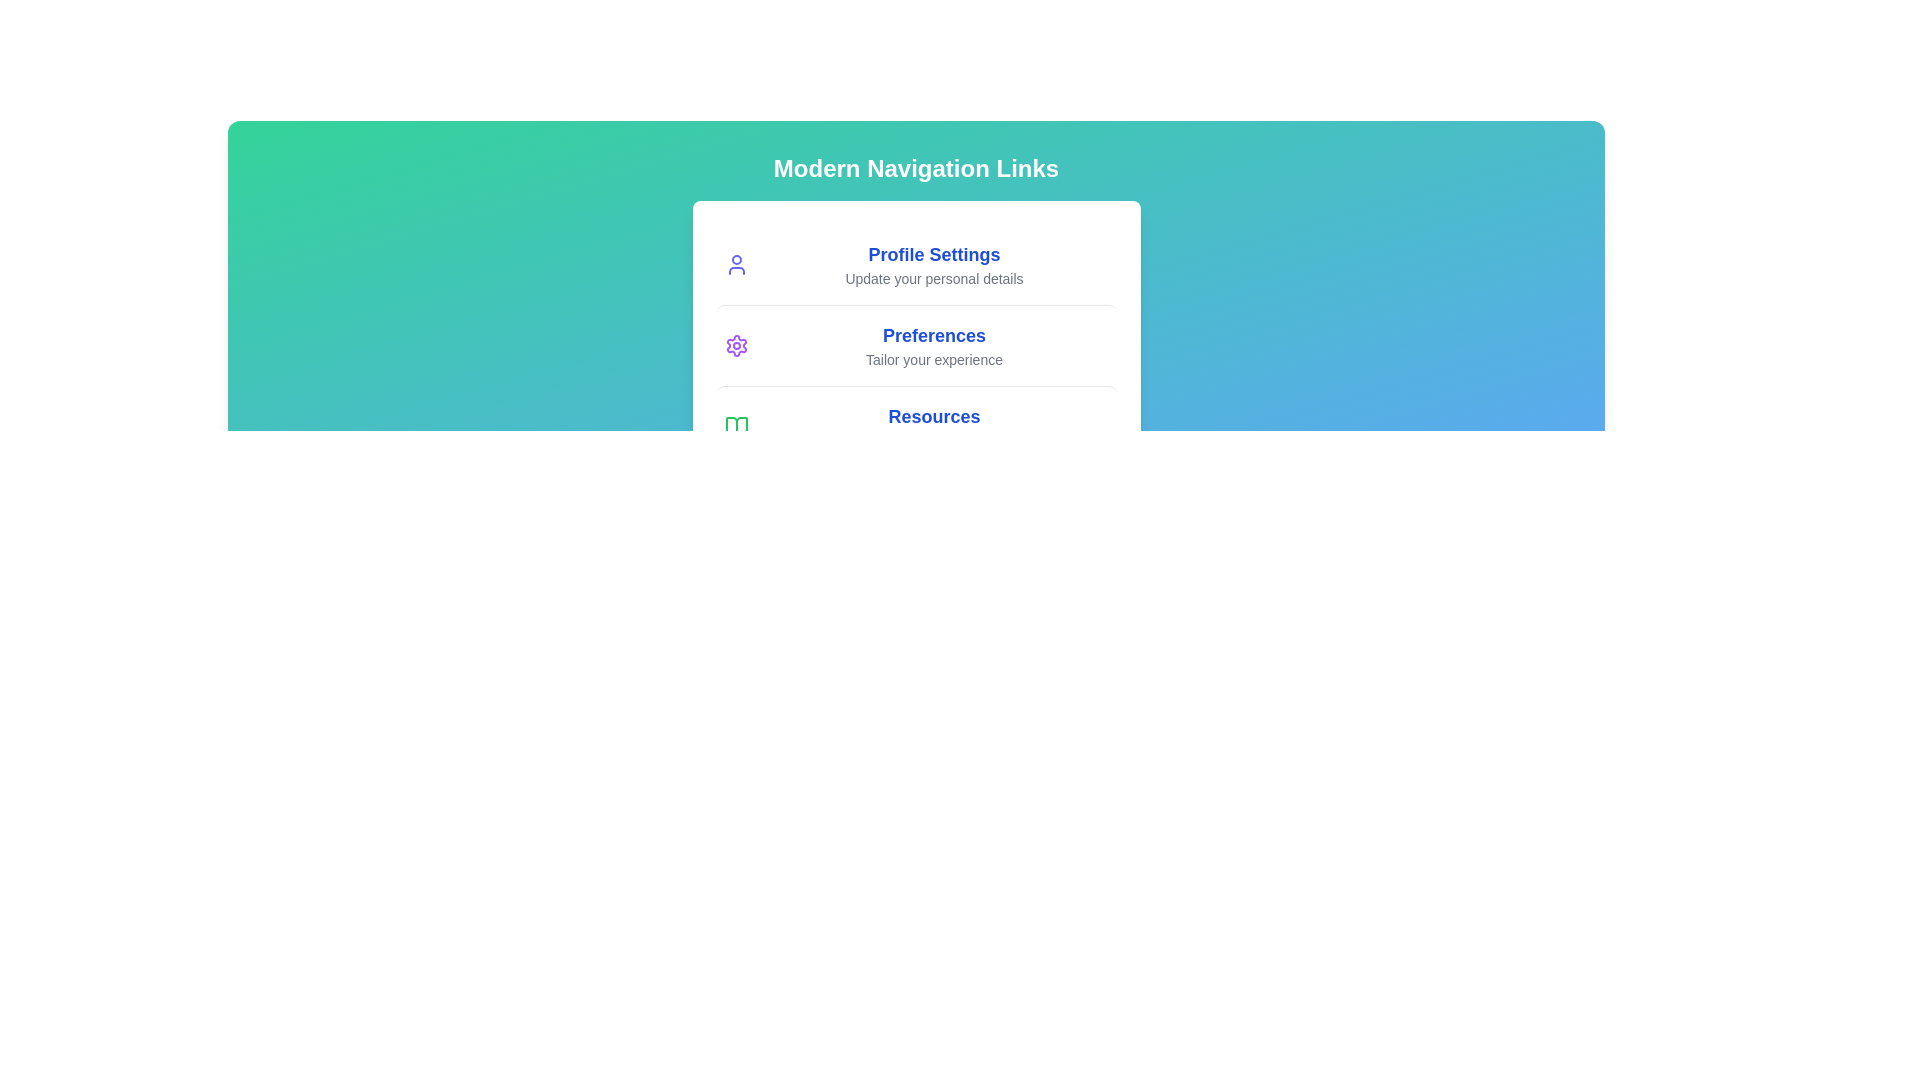 This screenshot has width=1920, height=1080. I want to click on the 'Resources' button, which is the third item in the vertical list of navigation links beneath the 'Preferences' section, styled with a green icon and blue bolded text, so click(915, 425).